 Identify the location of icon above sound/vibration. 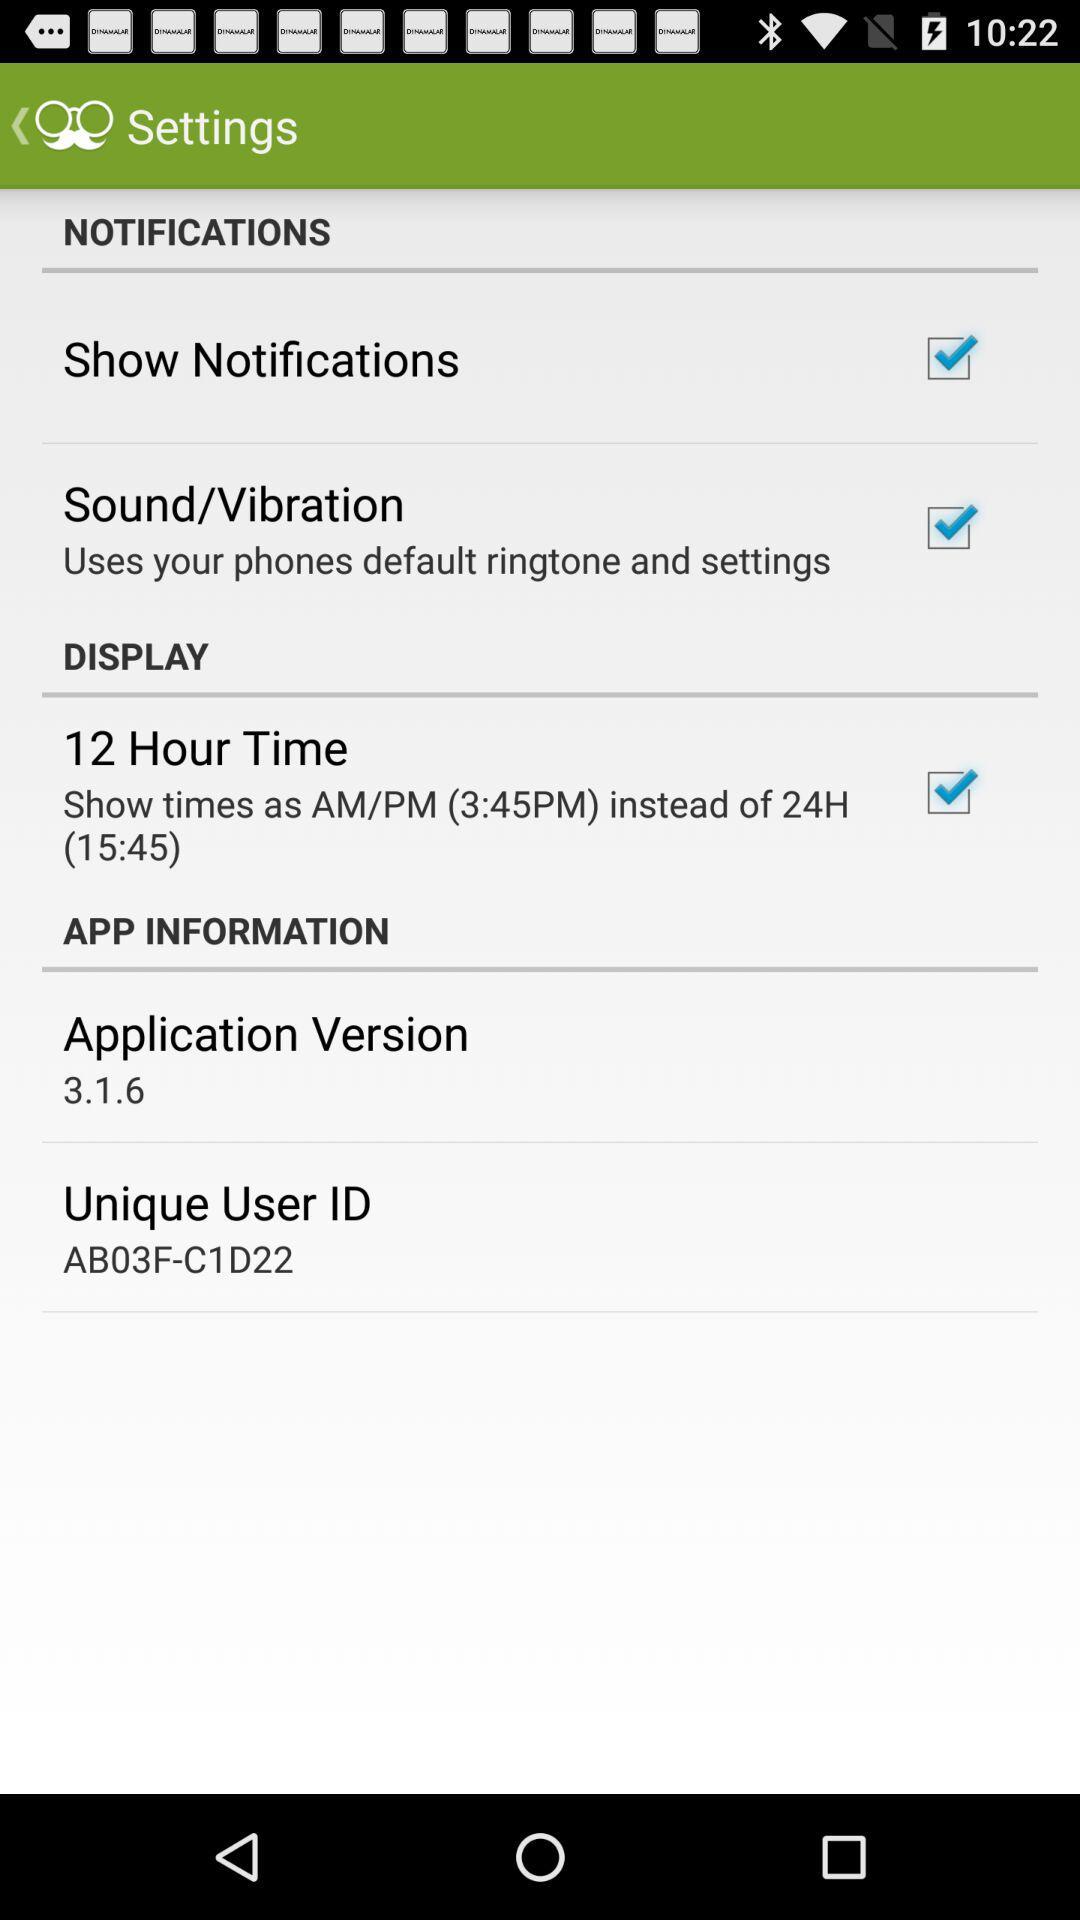
(260, 358).